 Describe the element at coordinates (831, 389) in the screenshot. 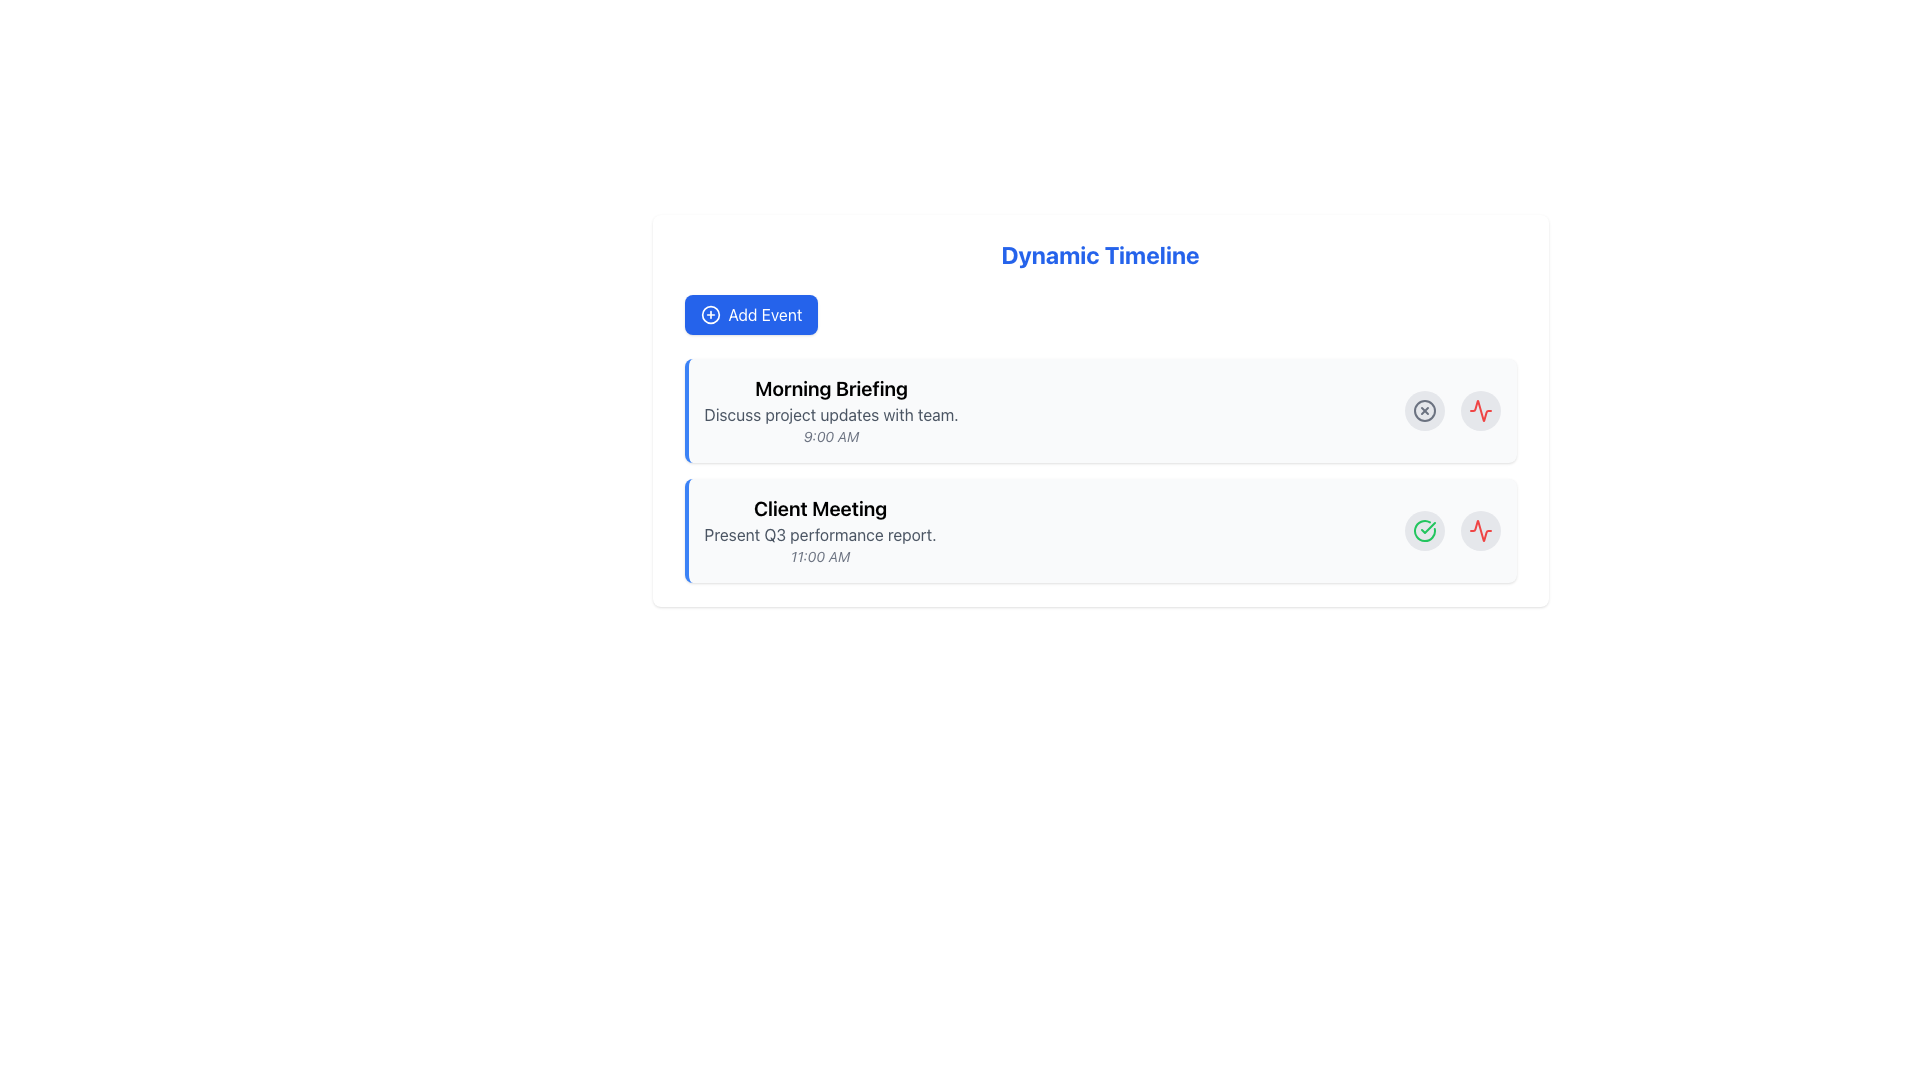

I see `the text label that serves as the title of an agenda item, positioned at the top of a rectangular card containing related information` at that location.